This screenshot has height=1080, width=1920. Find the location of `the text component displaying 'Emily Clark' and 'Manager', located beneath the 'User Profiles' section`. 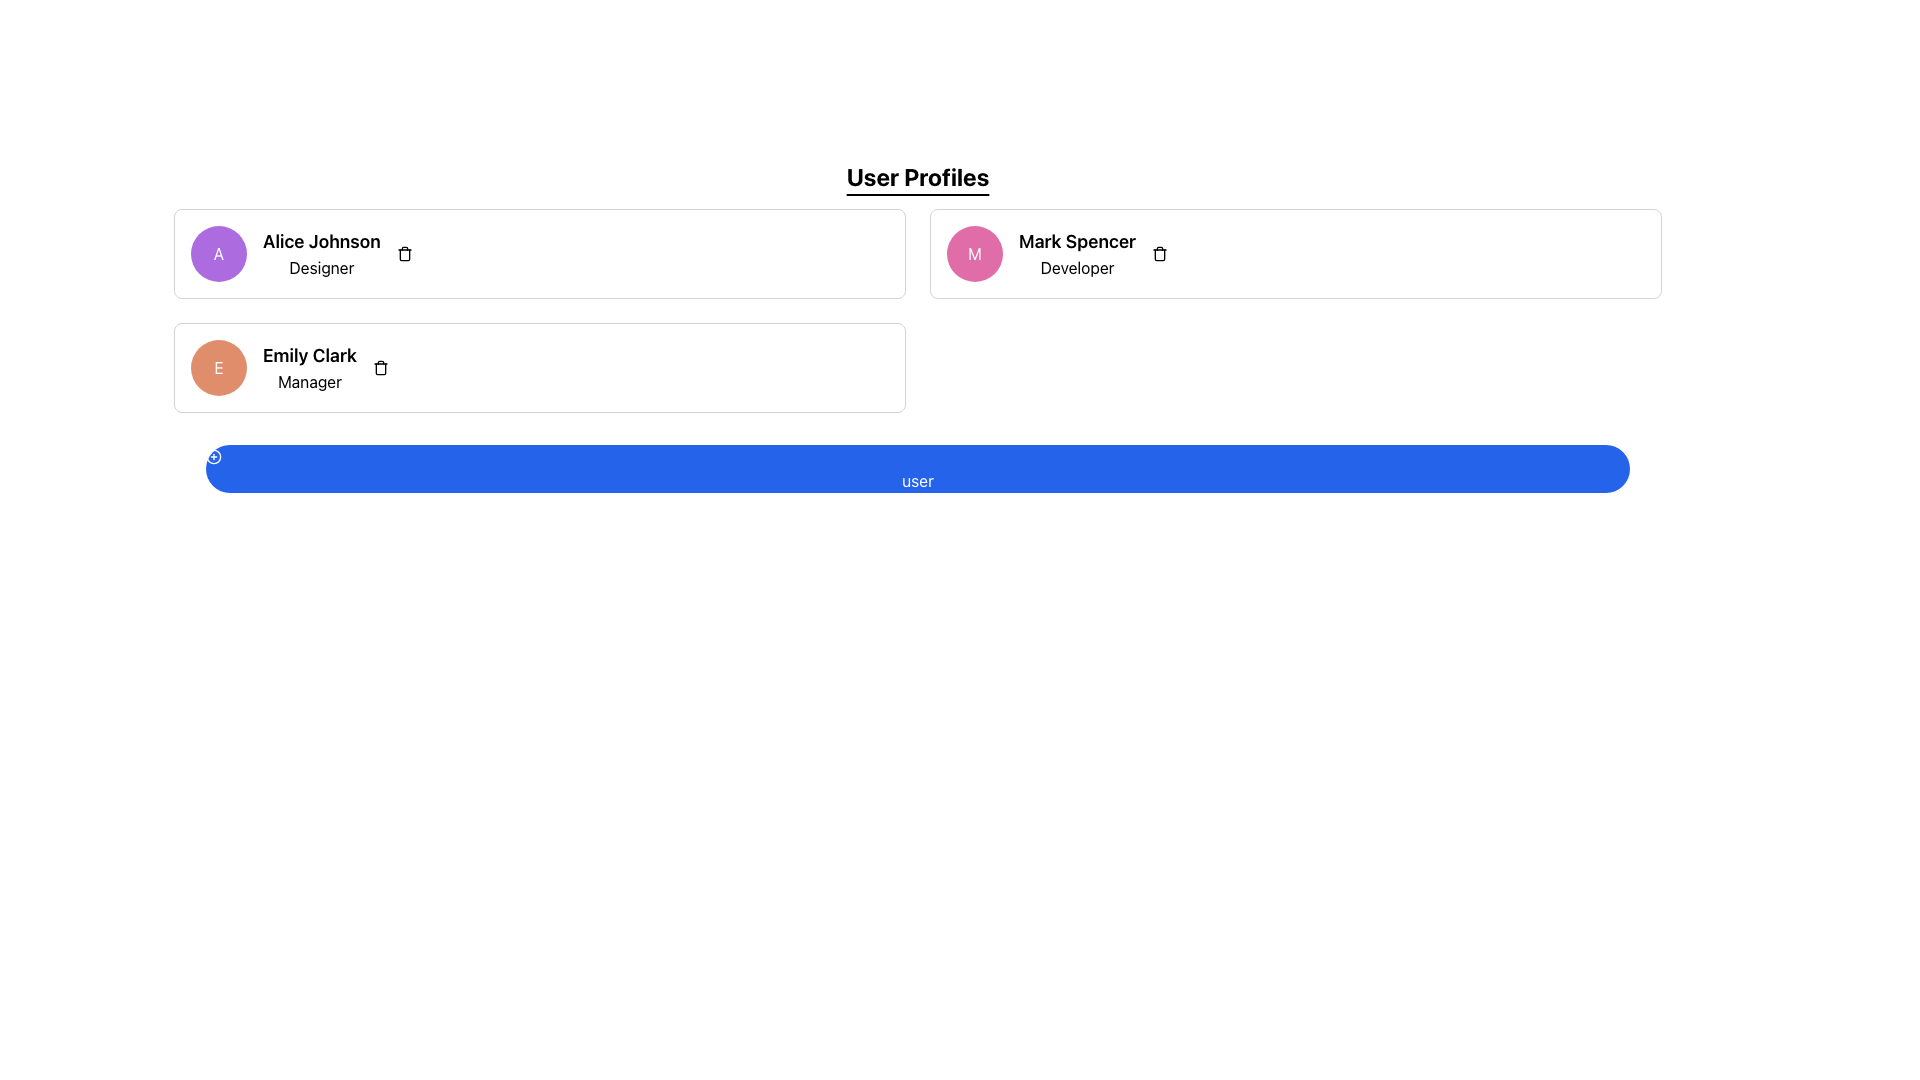

the text component displaying 'Emily Clark' and 'Manager', located beneath the 'User Profiles' section is located at coordinates (308, 367).